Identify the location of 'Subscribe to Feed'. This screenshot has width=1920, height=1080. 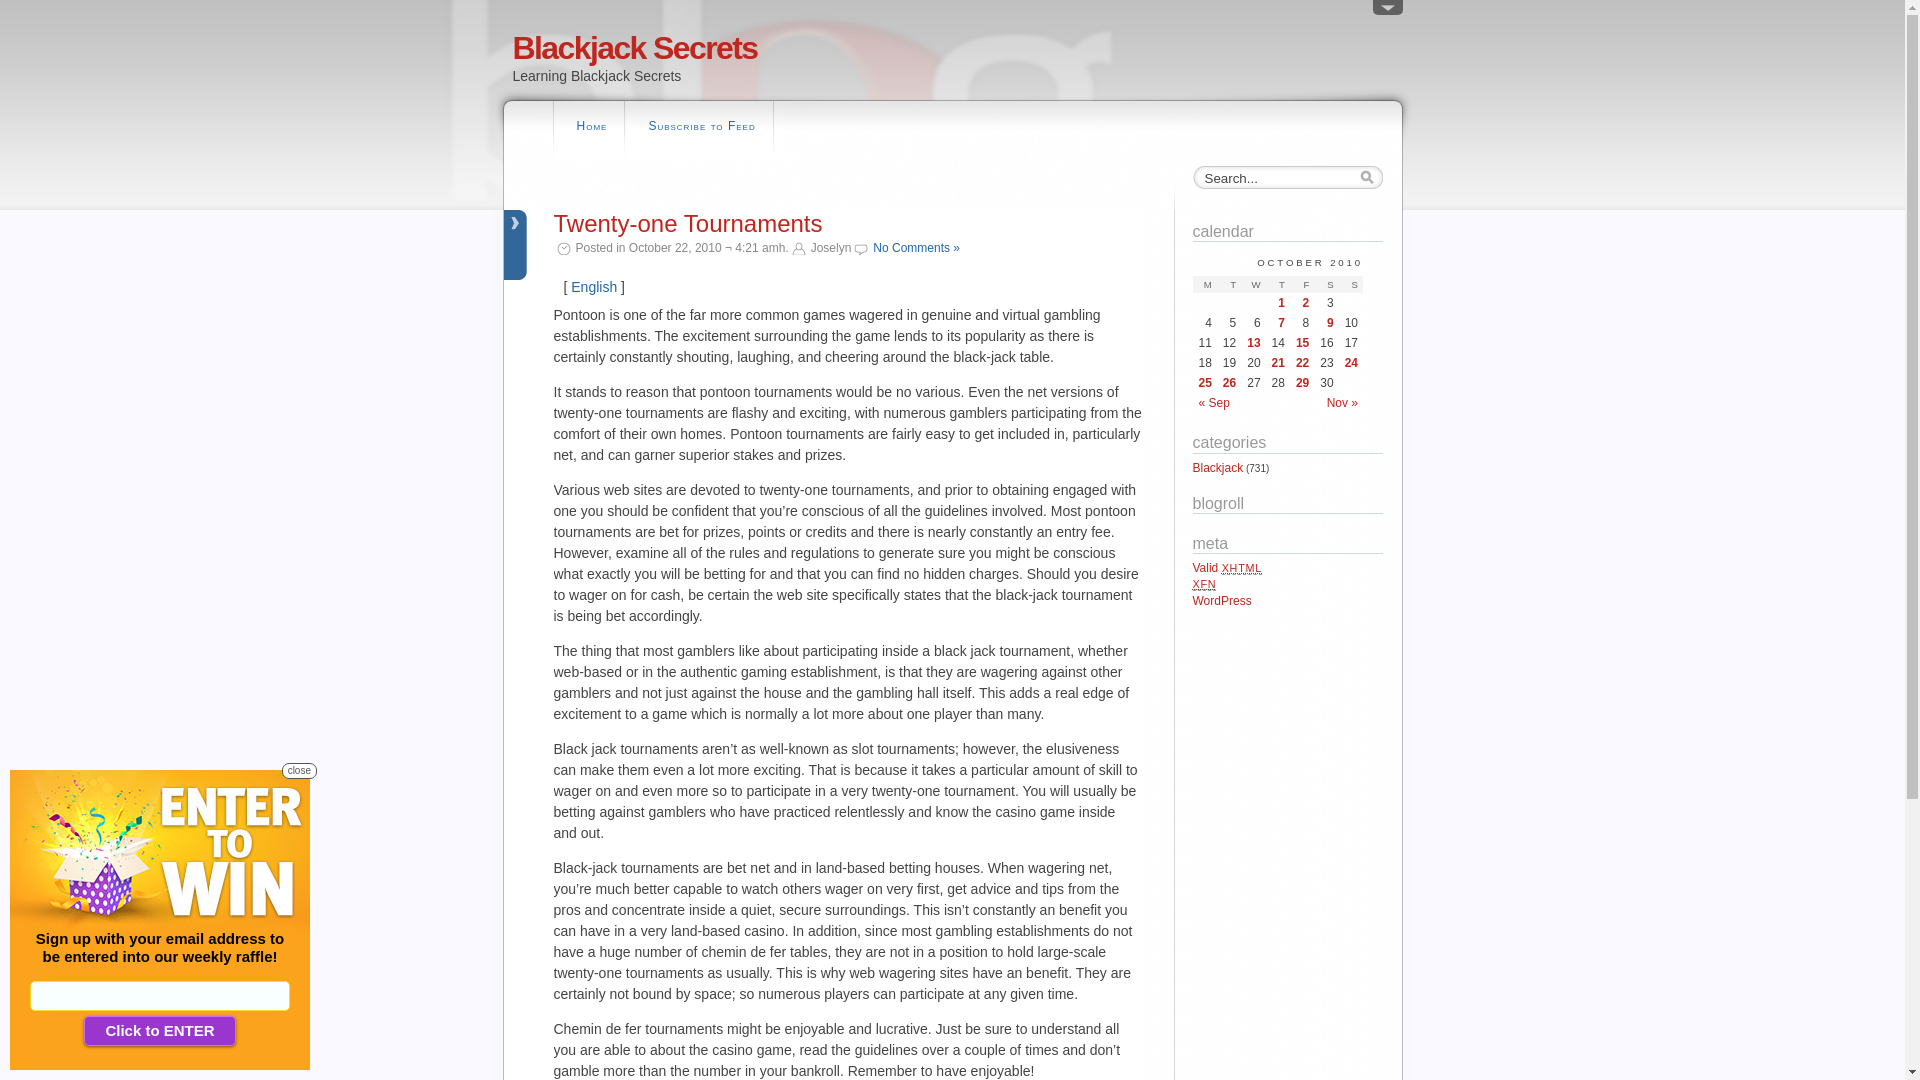
(701, 128).